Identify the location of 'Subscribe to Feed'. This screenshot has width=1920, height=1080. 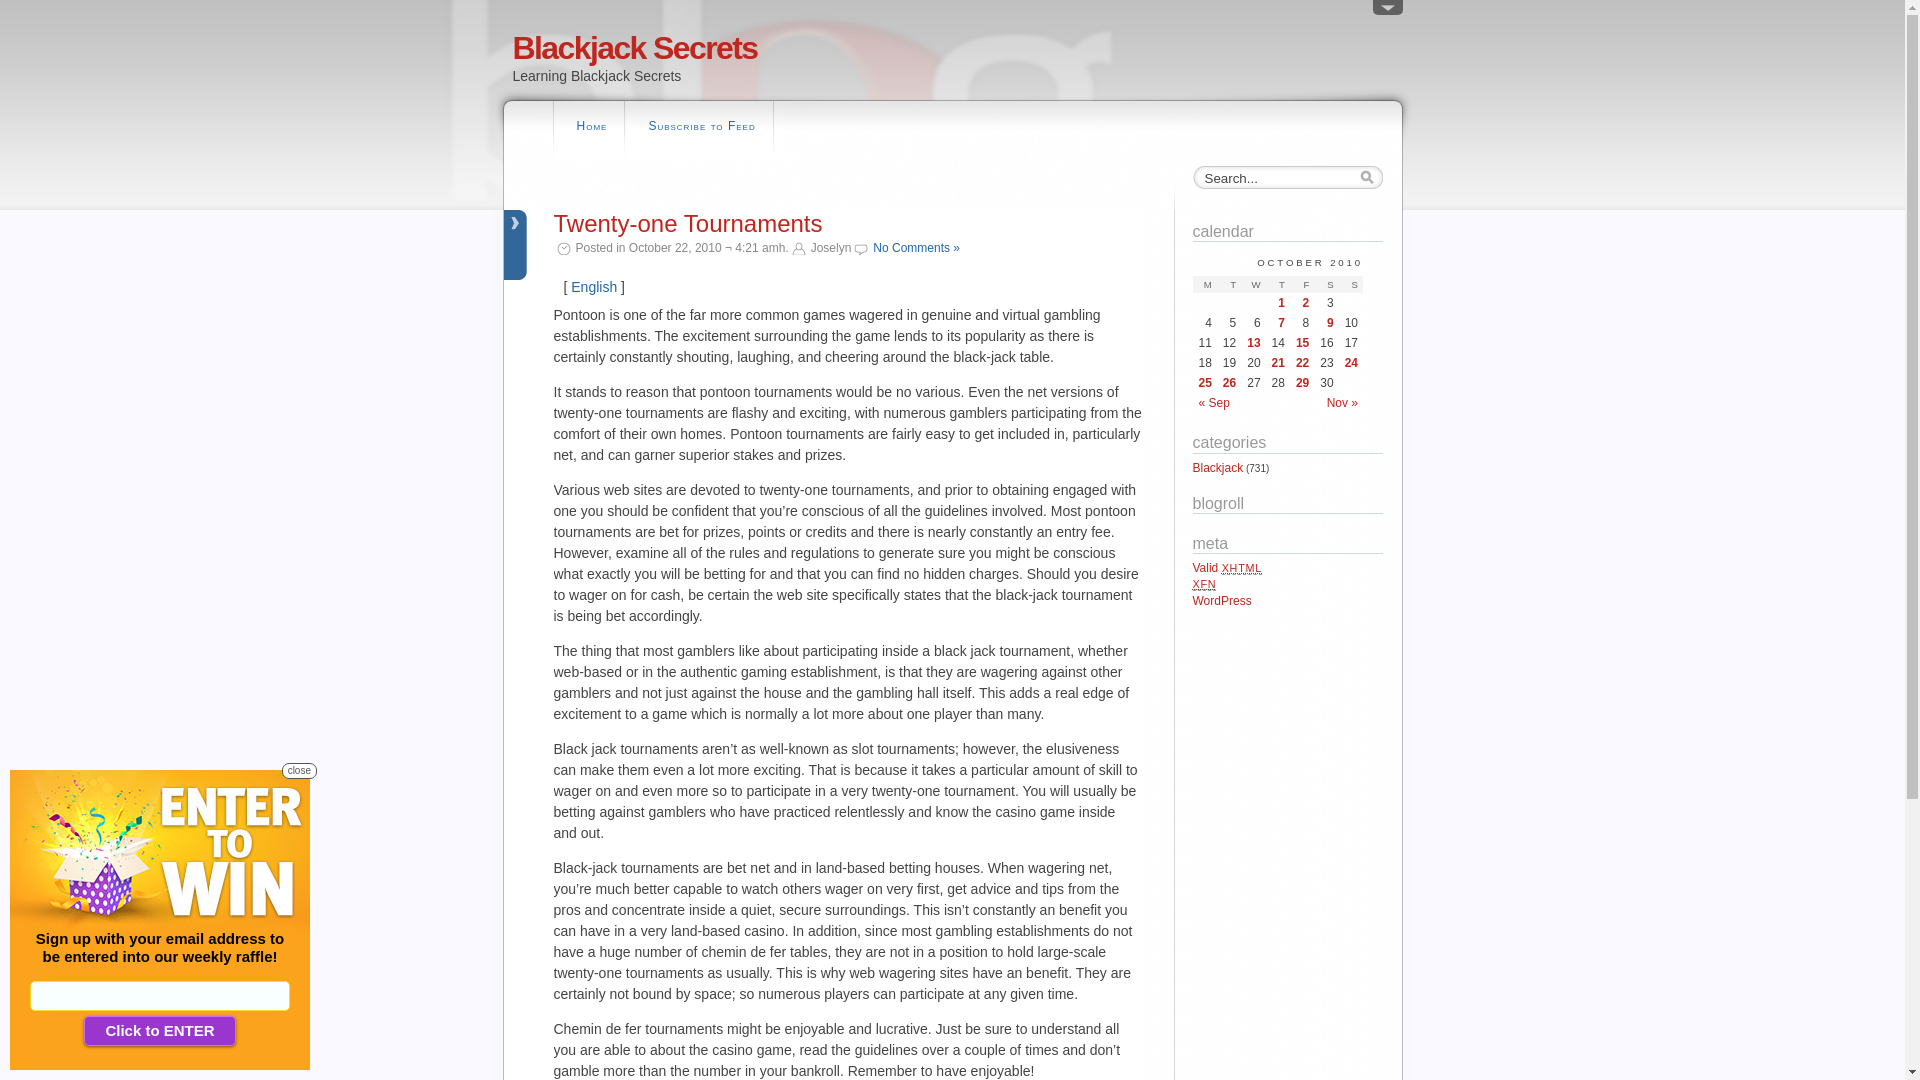
(701, 128).